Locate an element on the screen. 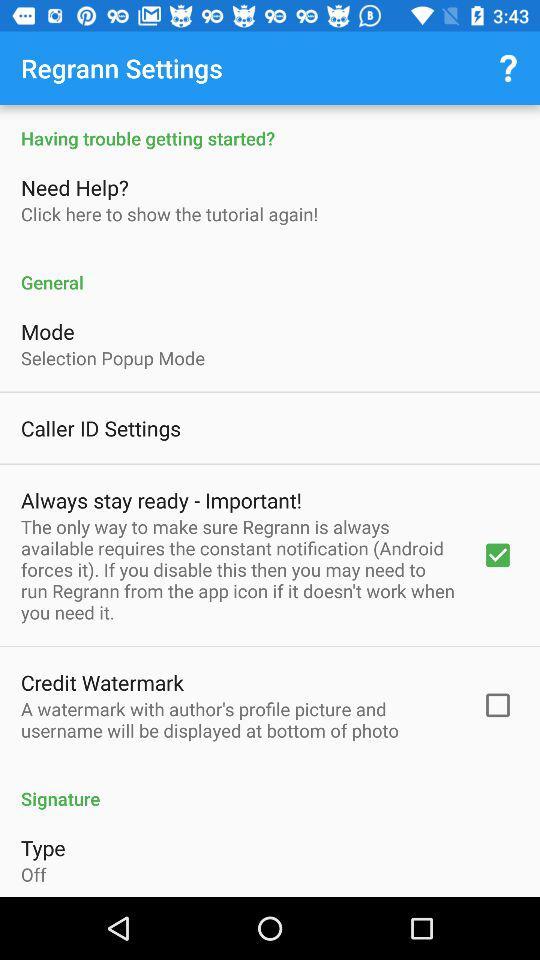 The image size is (540, 960). icon next to regrann settings at the right topmost corner of the page is located at coordinates (508, 68).